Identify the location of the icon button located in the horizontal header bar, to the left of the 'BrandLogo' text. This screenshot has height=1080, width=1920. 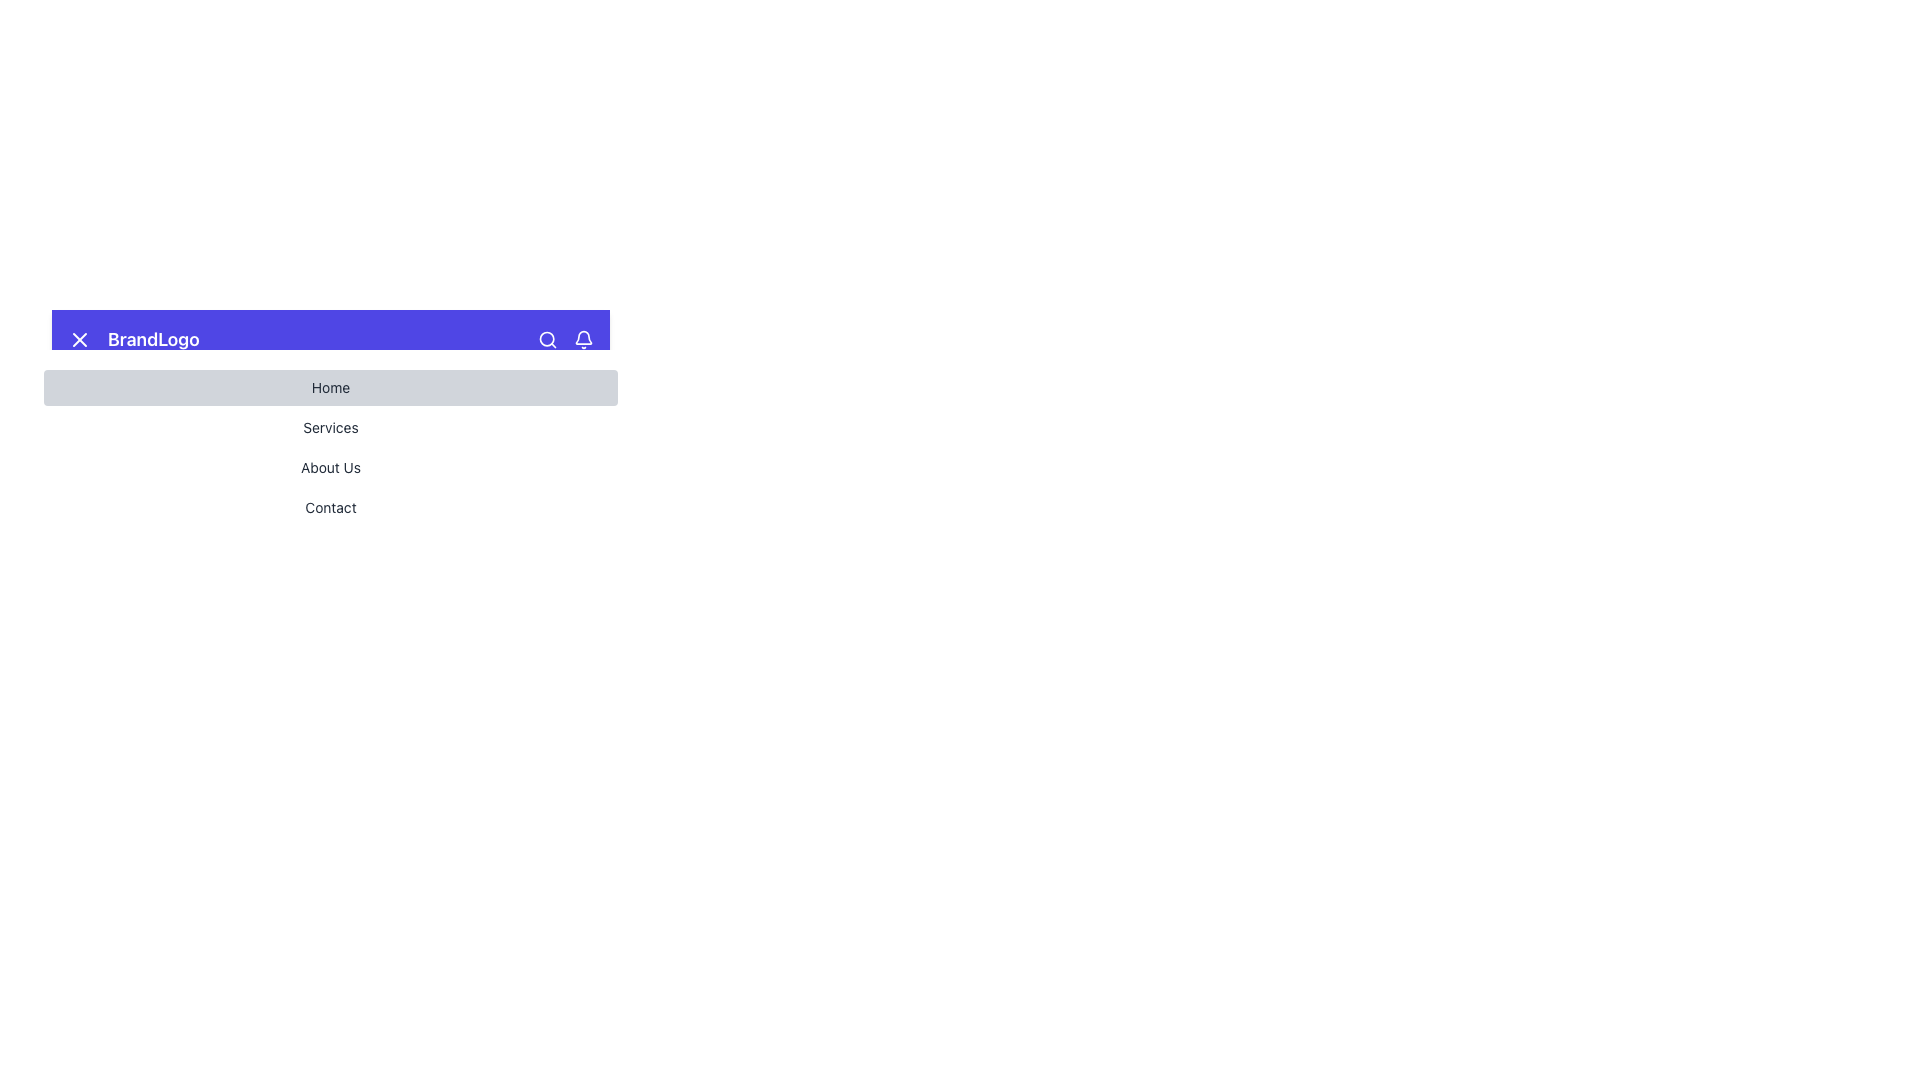
(80, 338).